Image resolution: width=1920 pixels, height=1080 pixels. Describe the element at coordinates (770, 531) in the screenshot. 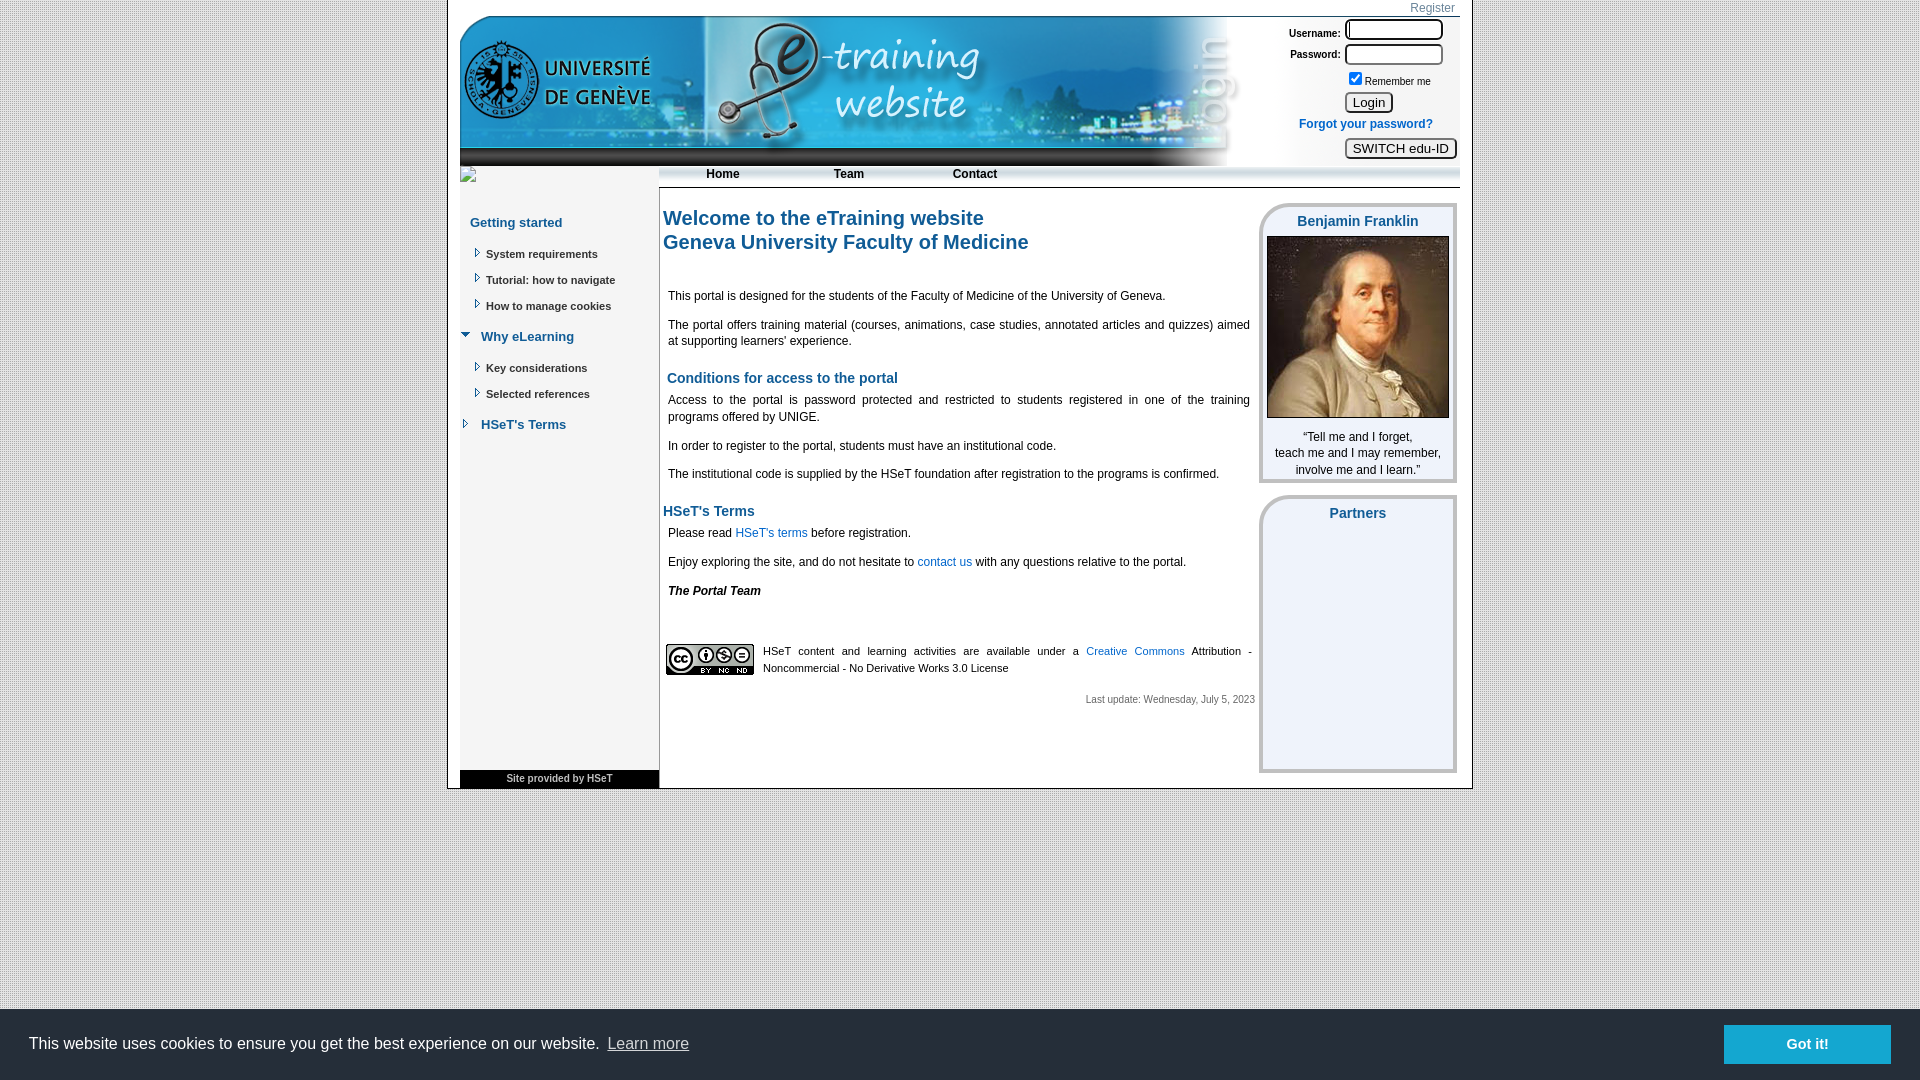

I see `'HSeT's terms'` at that location.